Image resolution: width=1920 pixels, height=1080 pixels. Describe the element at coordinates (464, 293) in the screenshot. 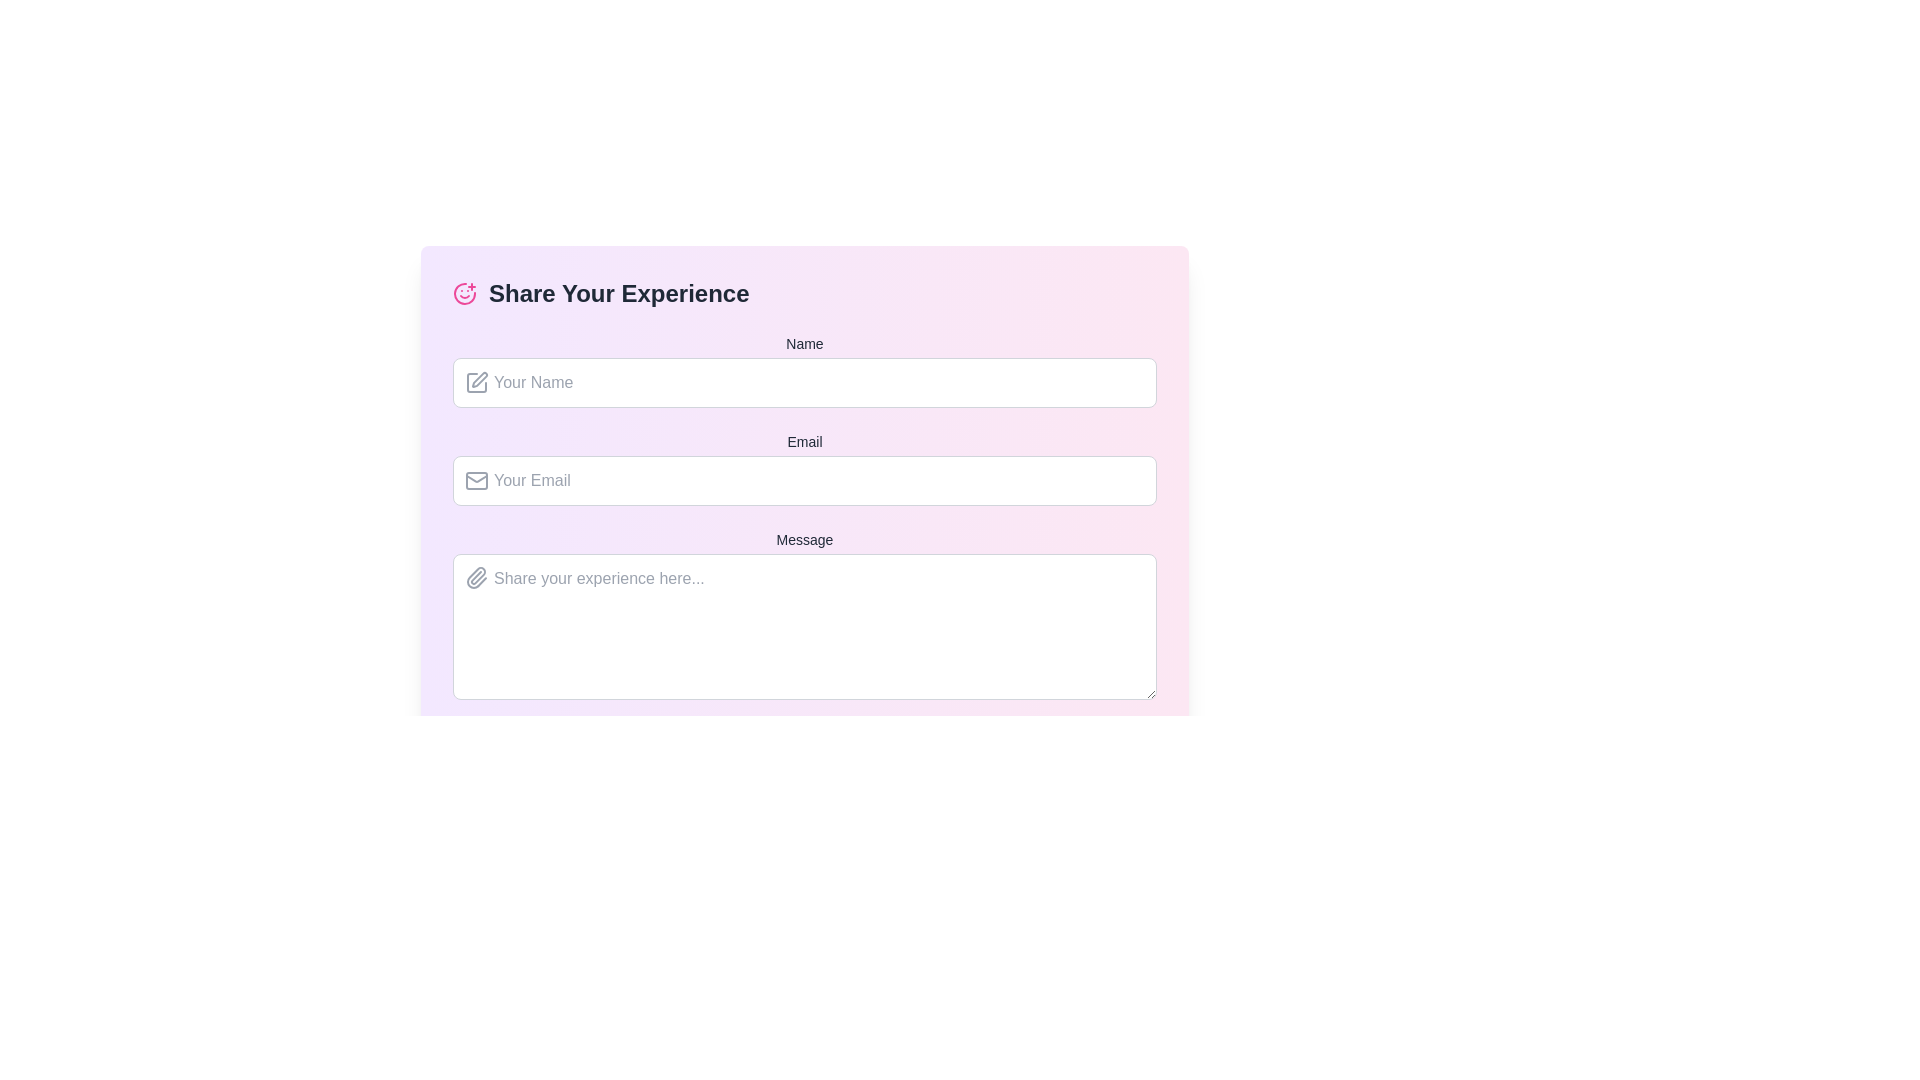

I see `the pink circular icon with a smiling face and a plus sign, positioned to the left of the text 'Share Your Experience.'` at that location.